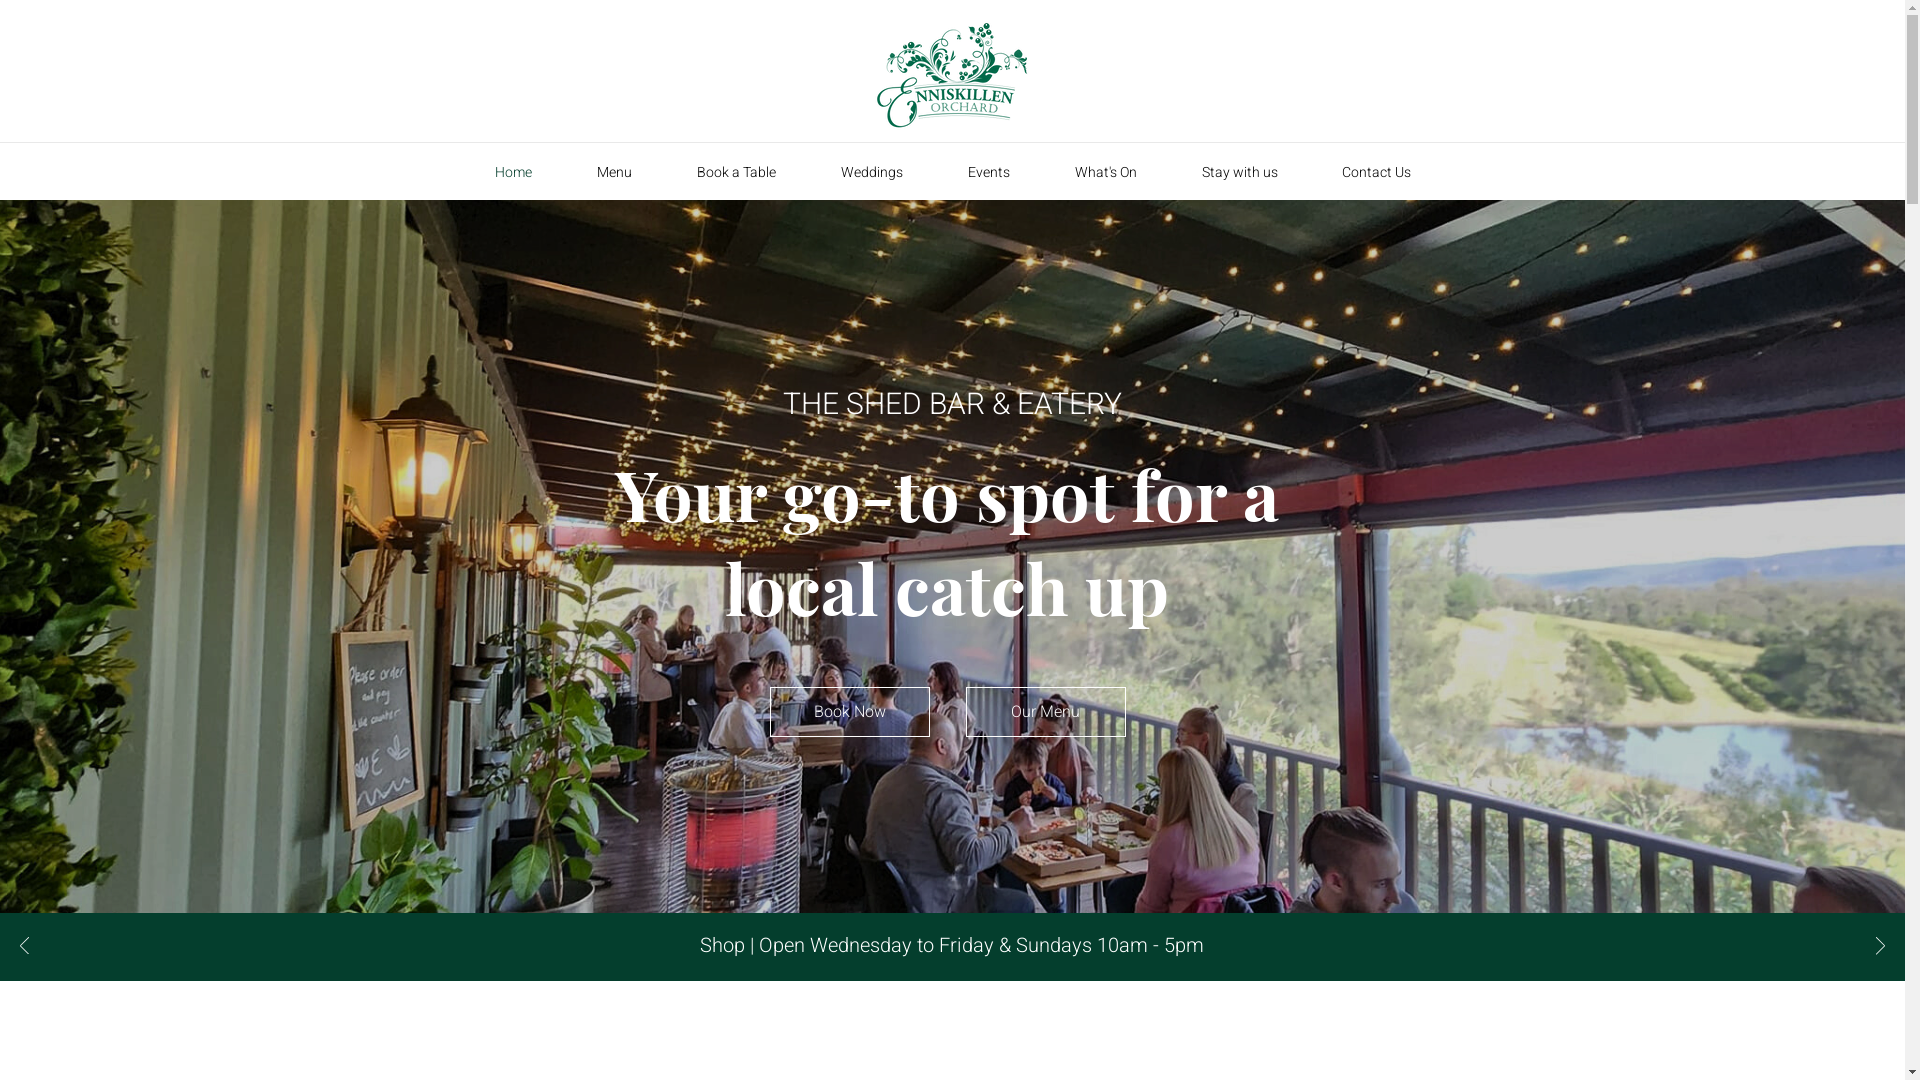 This screenshot has width=1920, height=1080. What do you see at coordinates (734, 171) in the screenshot?
I see `'Book a Table'` at bounding box center [734, 171].